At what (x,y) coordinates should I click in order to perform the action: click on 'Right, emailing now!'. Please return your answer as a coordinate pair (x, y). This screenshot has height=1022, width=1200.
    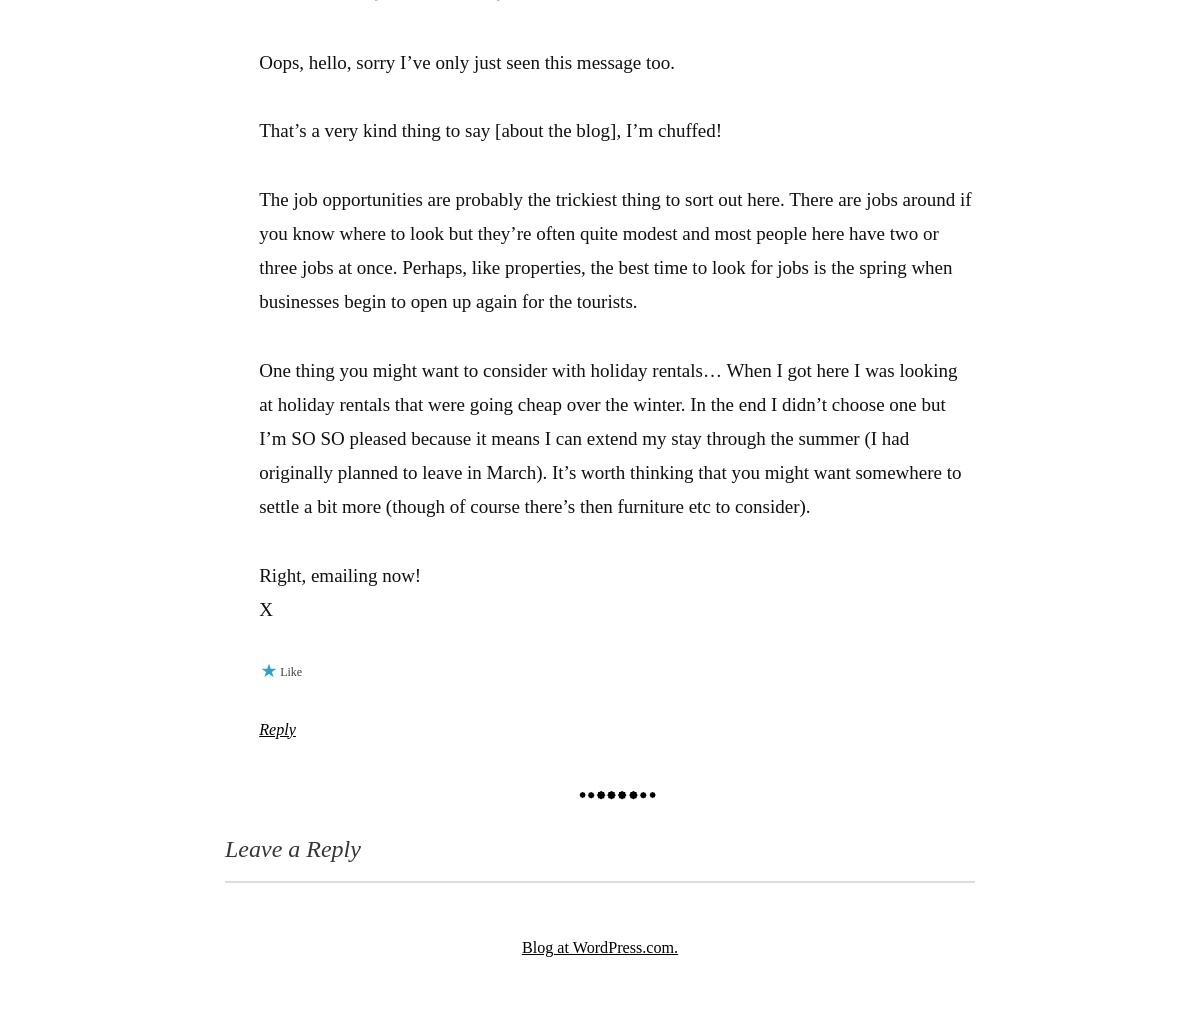
    Looking at the image, I should click on (339, 574).